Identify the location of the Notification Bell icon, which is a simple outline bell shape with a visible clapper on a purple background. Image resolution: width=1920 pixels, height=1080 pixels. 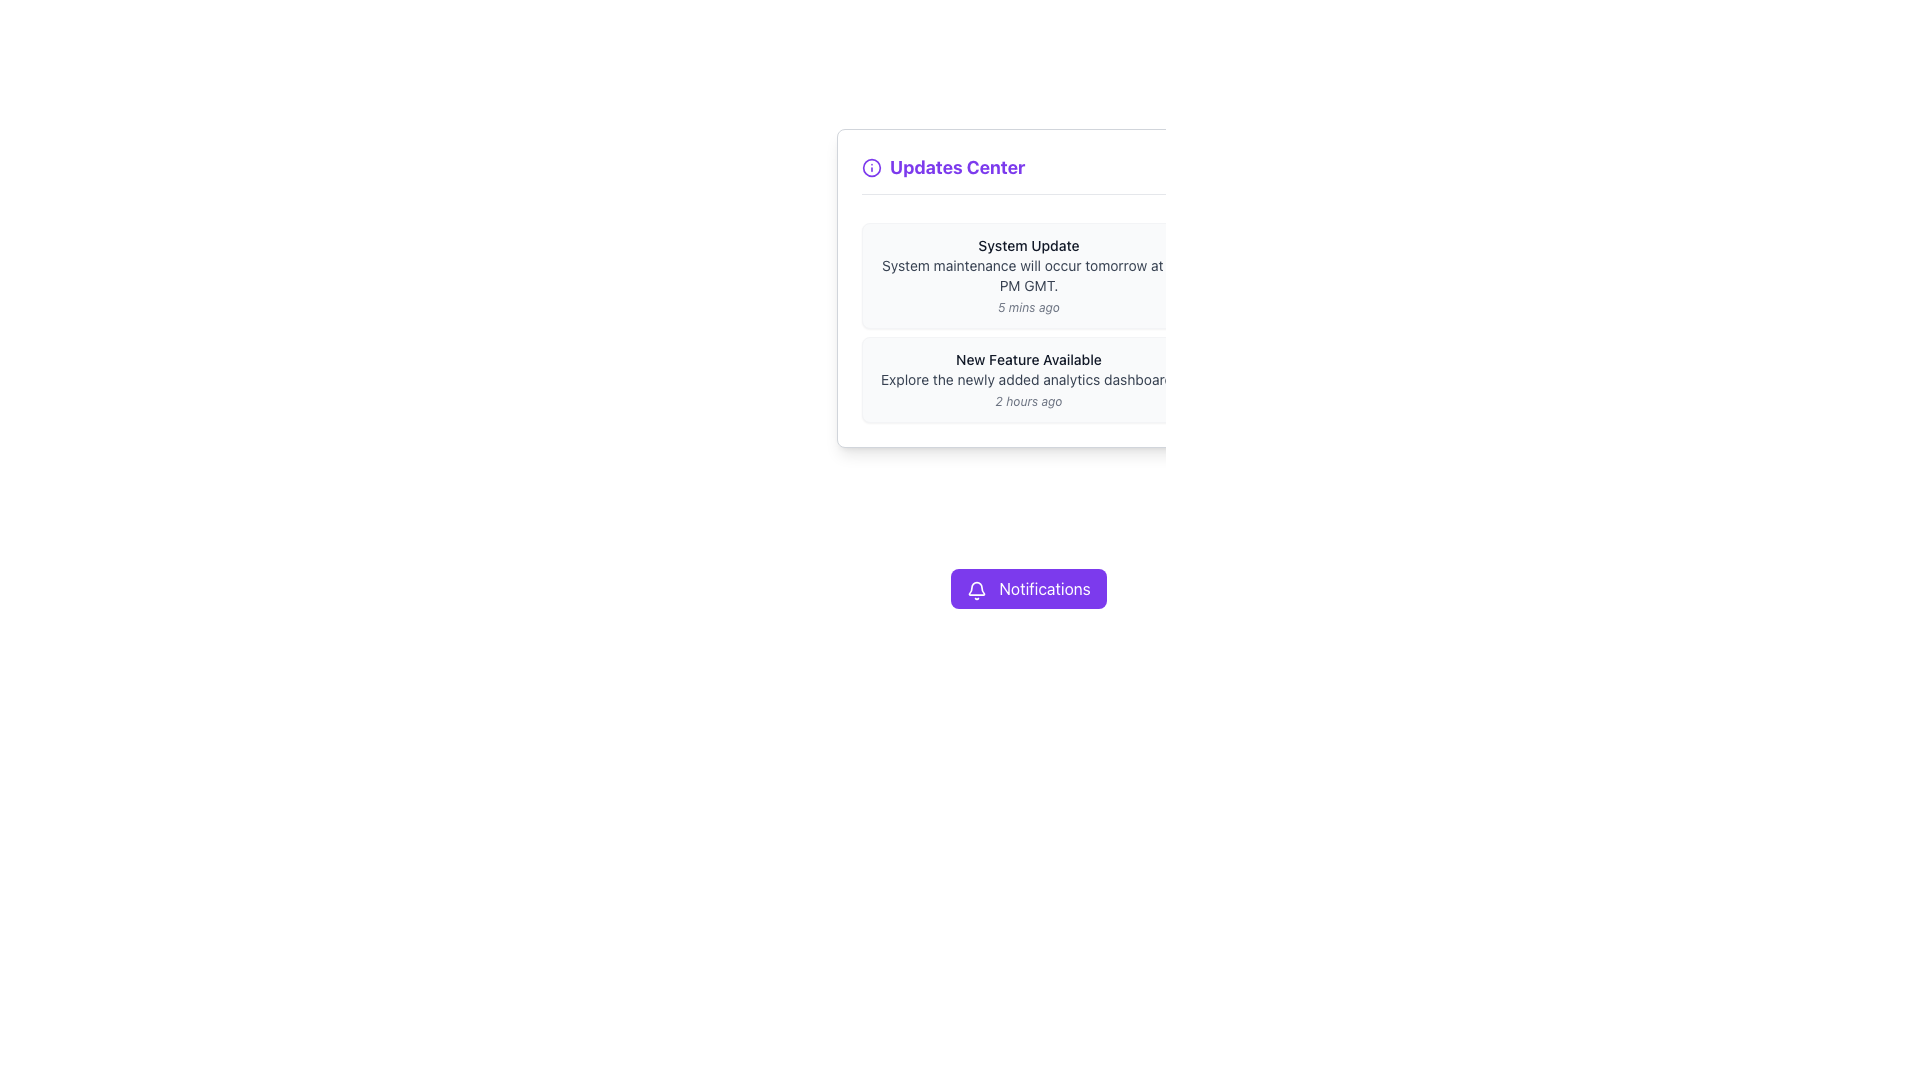
(977, 587).